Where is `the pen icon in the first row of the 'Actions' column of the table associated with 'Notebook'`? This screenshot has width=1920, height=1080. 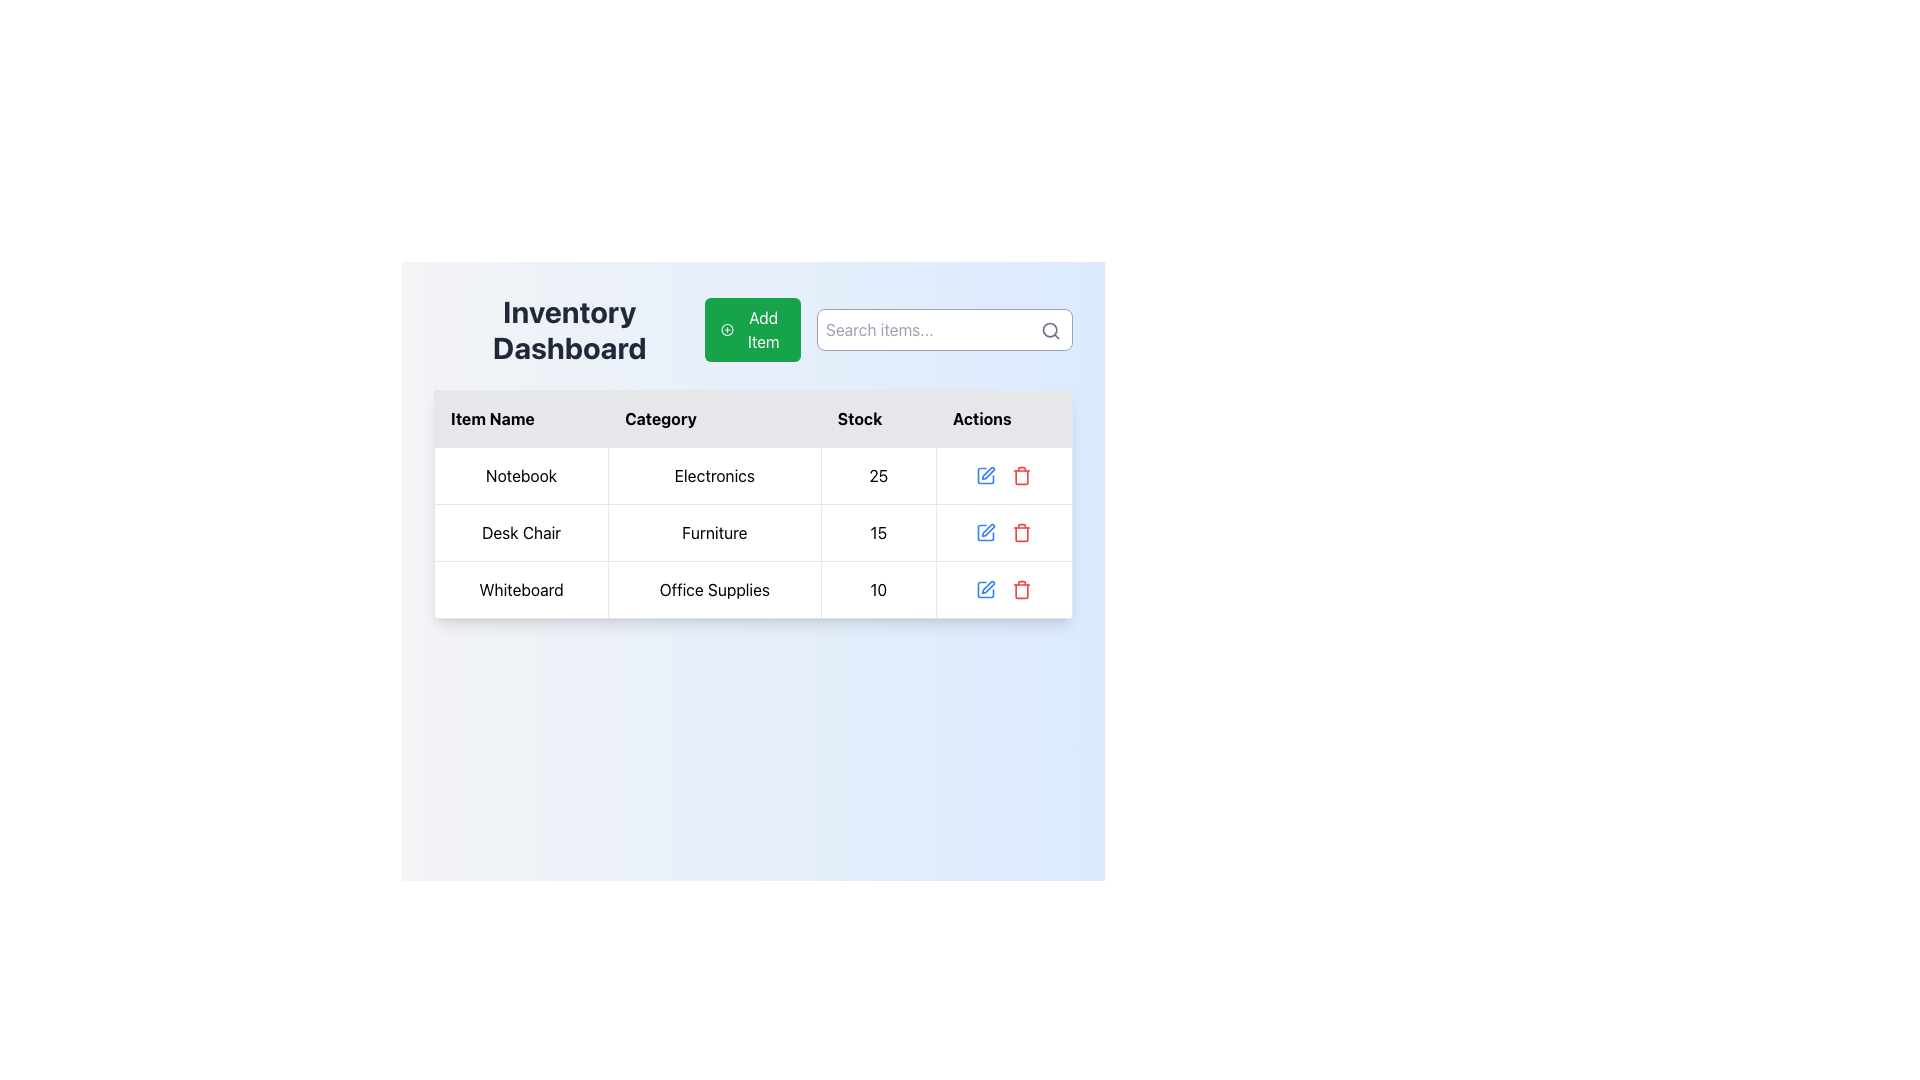 the pen icon in the first row of the 'Actions' column of the table associated with 'Notebook' is located at coordinates (988, 473).